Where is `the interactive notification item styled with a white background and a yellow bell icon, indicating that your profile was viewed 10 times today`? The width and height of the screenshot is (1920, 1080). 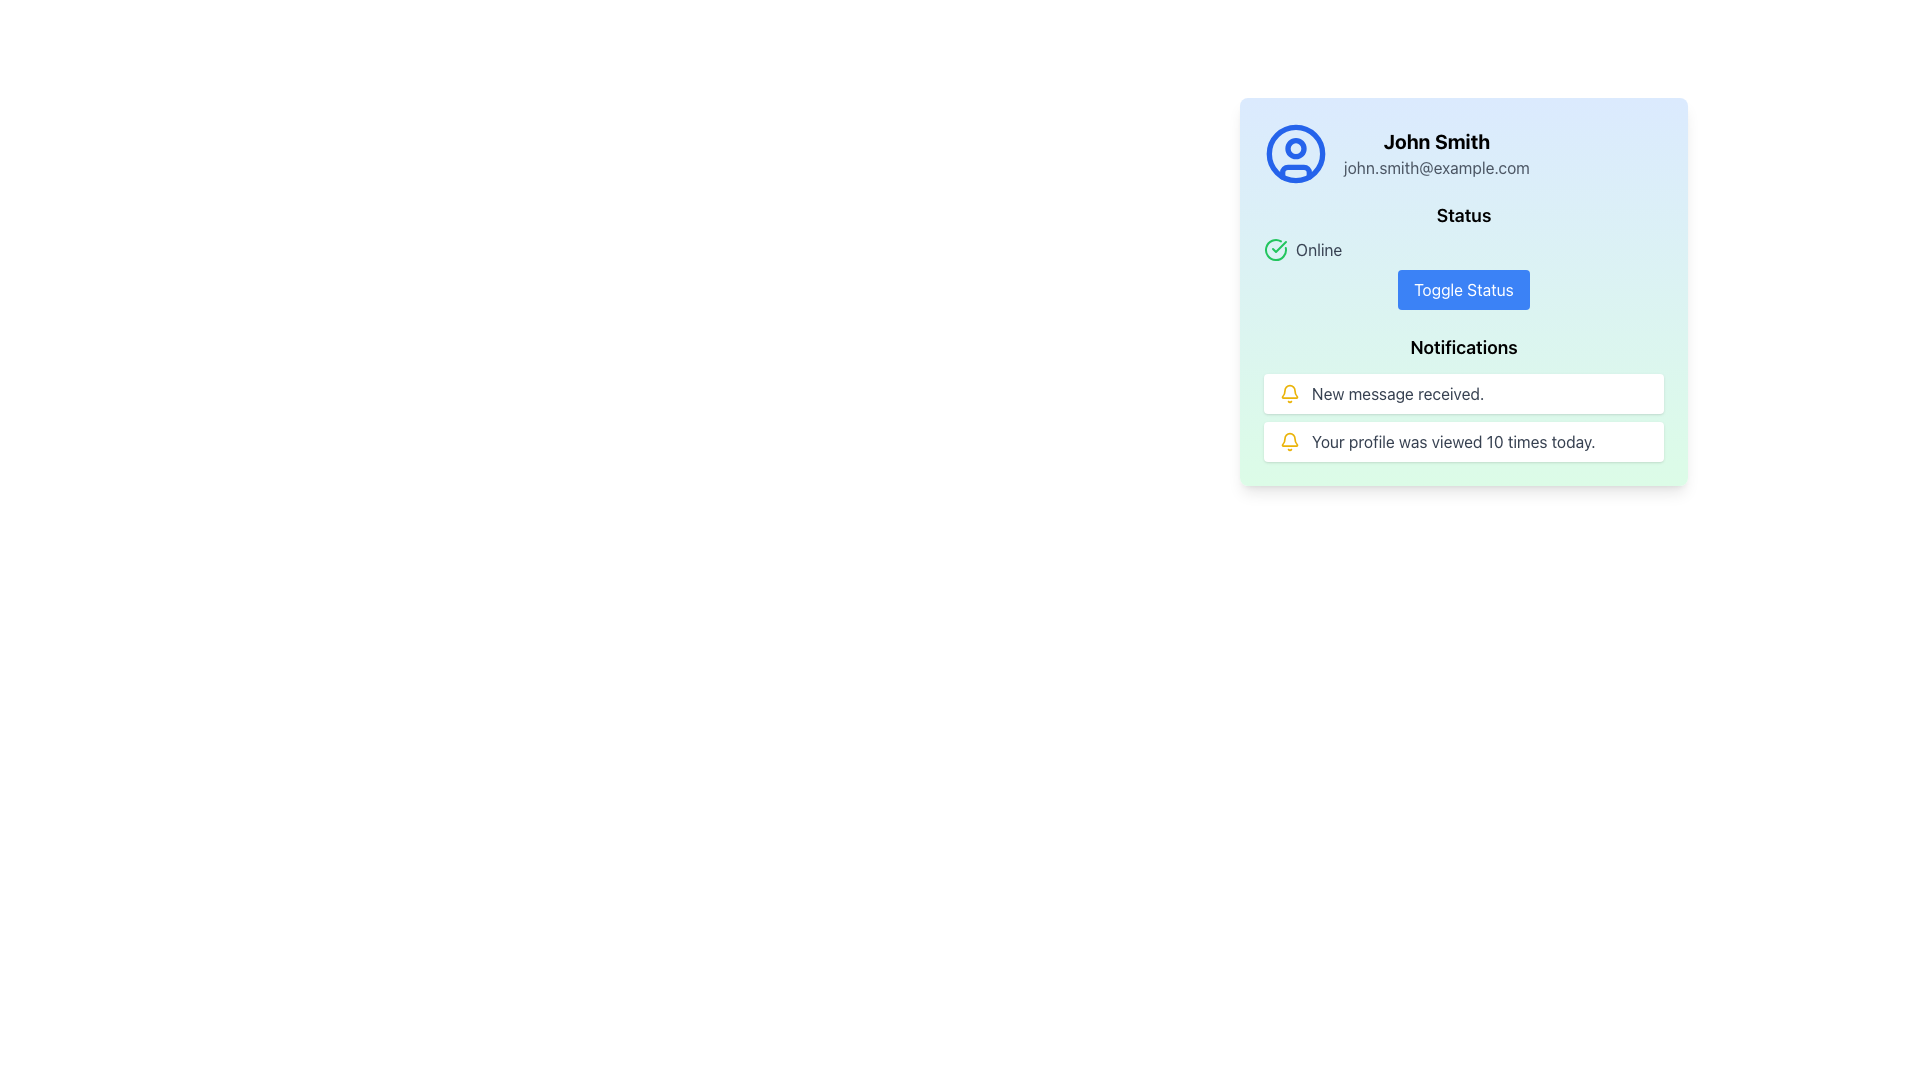
the interactive notification item styled with a white background and a yellow bell icon, indicating that your profile was viewed 10 times today is located at coordinates (1464, 441).